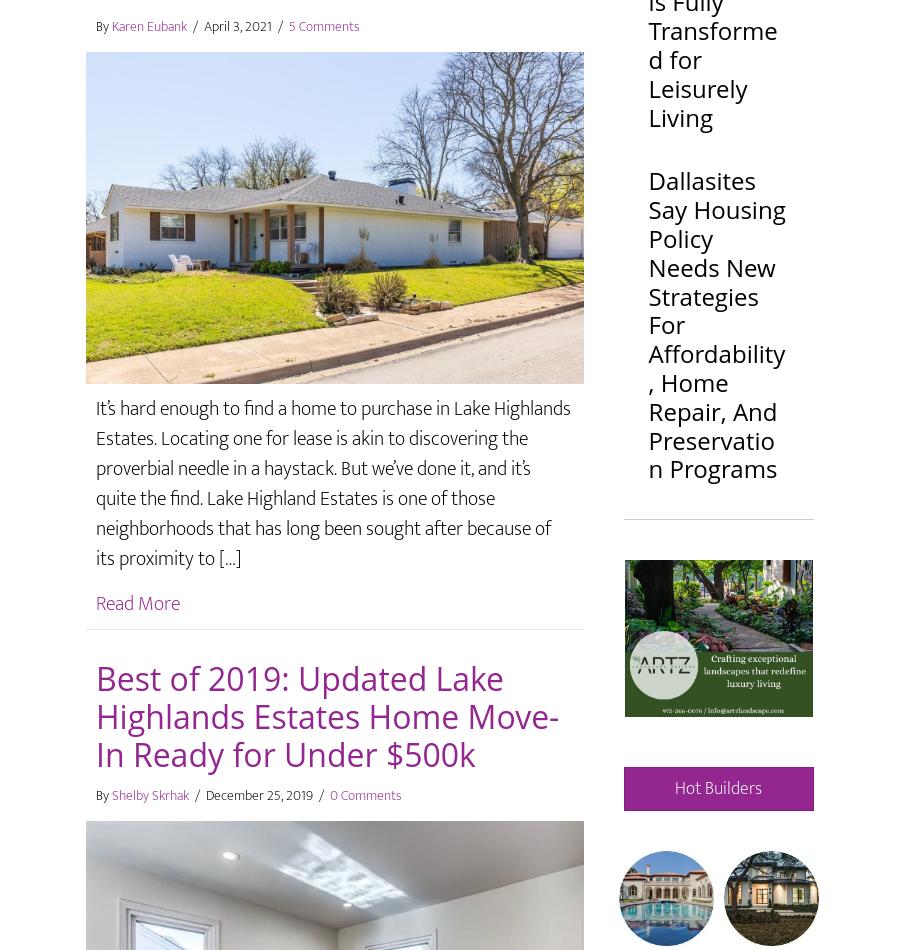 The width and height of the screenshot is (910, 950). I want to click on 'It’s hard enough to find a home to purchase in Lake Highlands Estates. Locating one for lease is akin to discovering the proverbial needle in a haystack. But we’ve done it, and it’s quite the find. Lake Highland Estates is one of those neighborhoods that has long been sought after because of its proximity to […]', so click(332, 482).